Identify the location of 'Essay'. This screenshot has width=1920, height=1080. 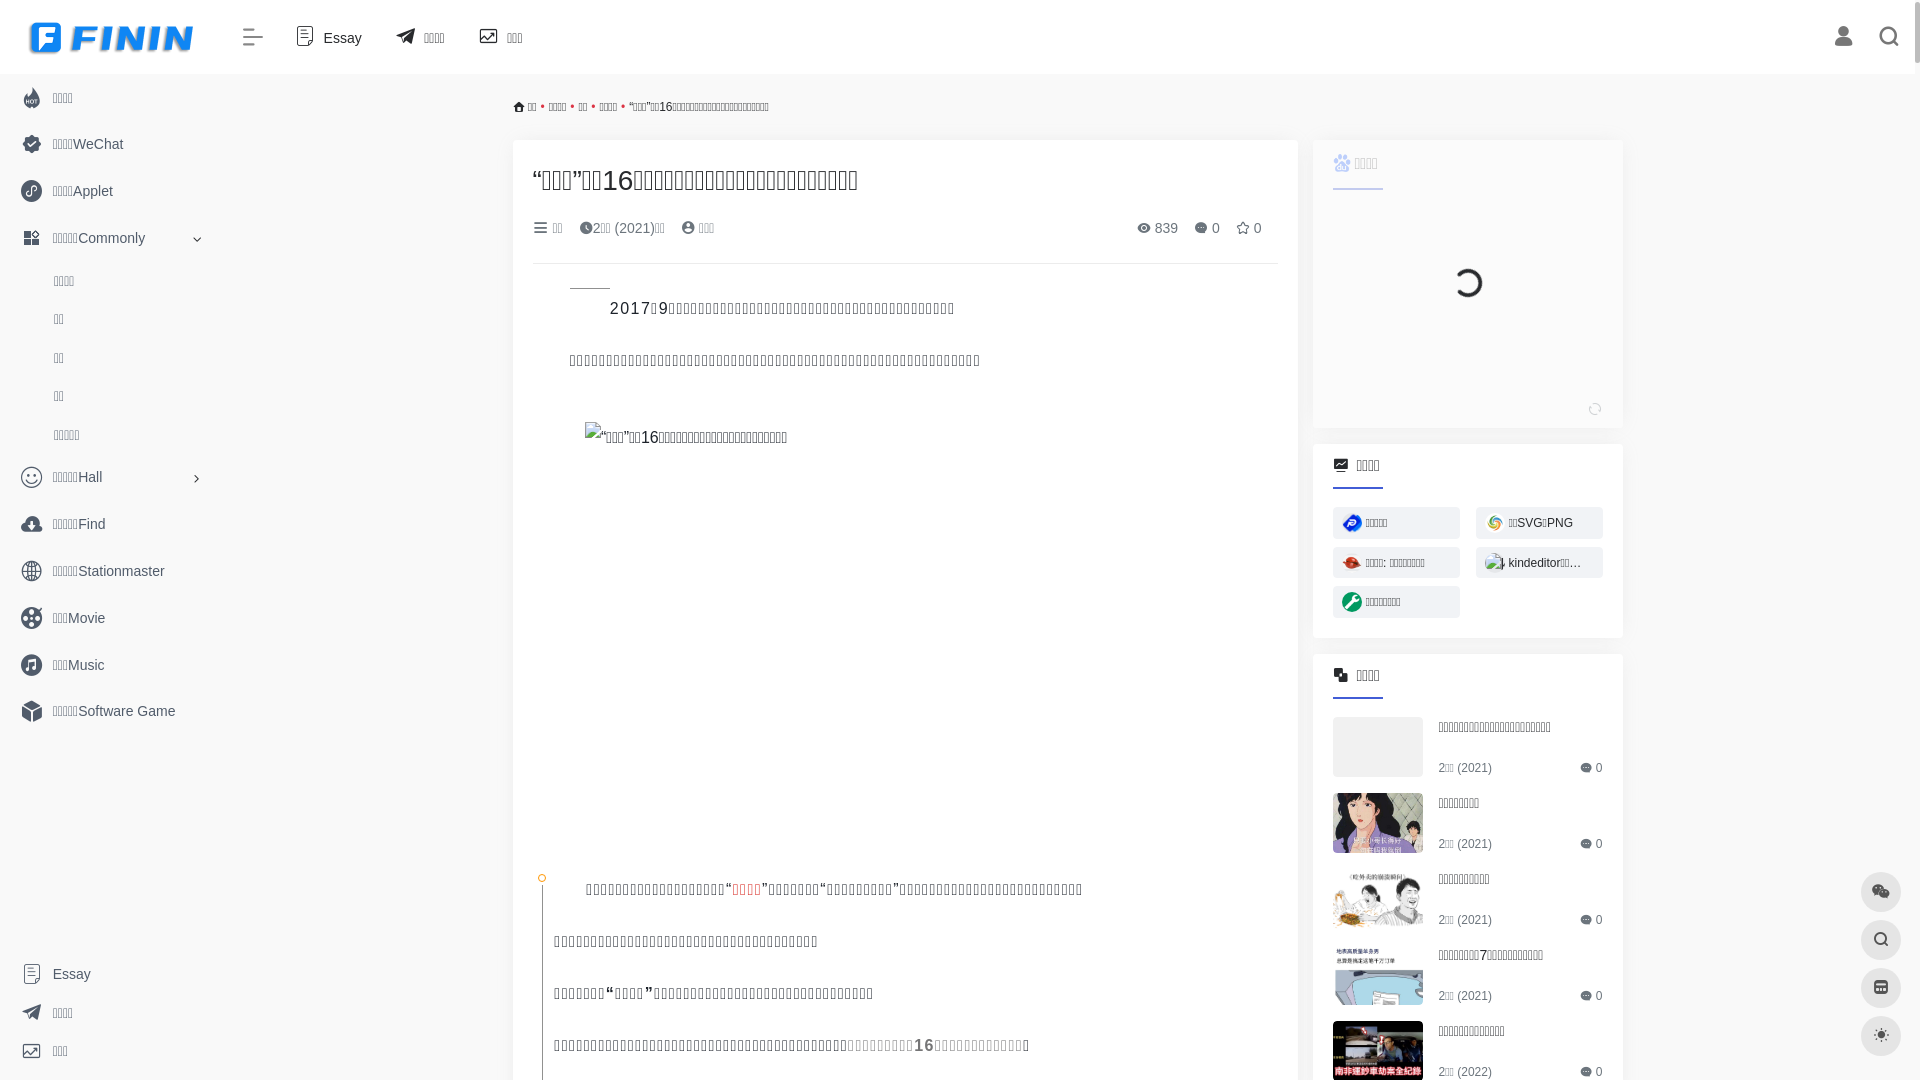
(326, 37).